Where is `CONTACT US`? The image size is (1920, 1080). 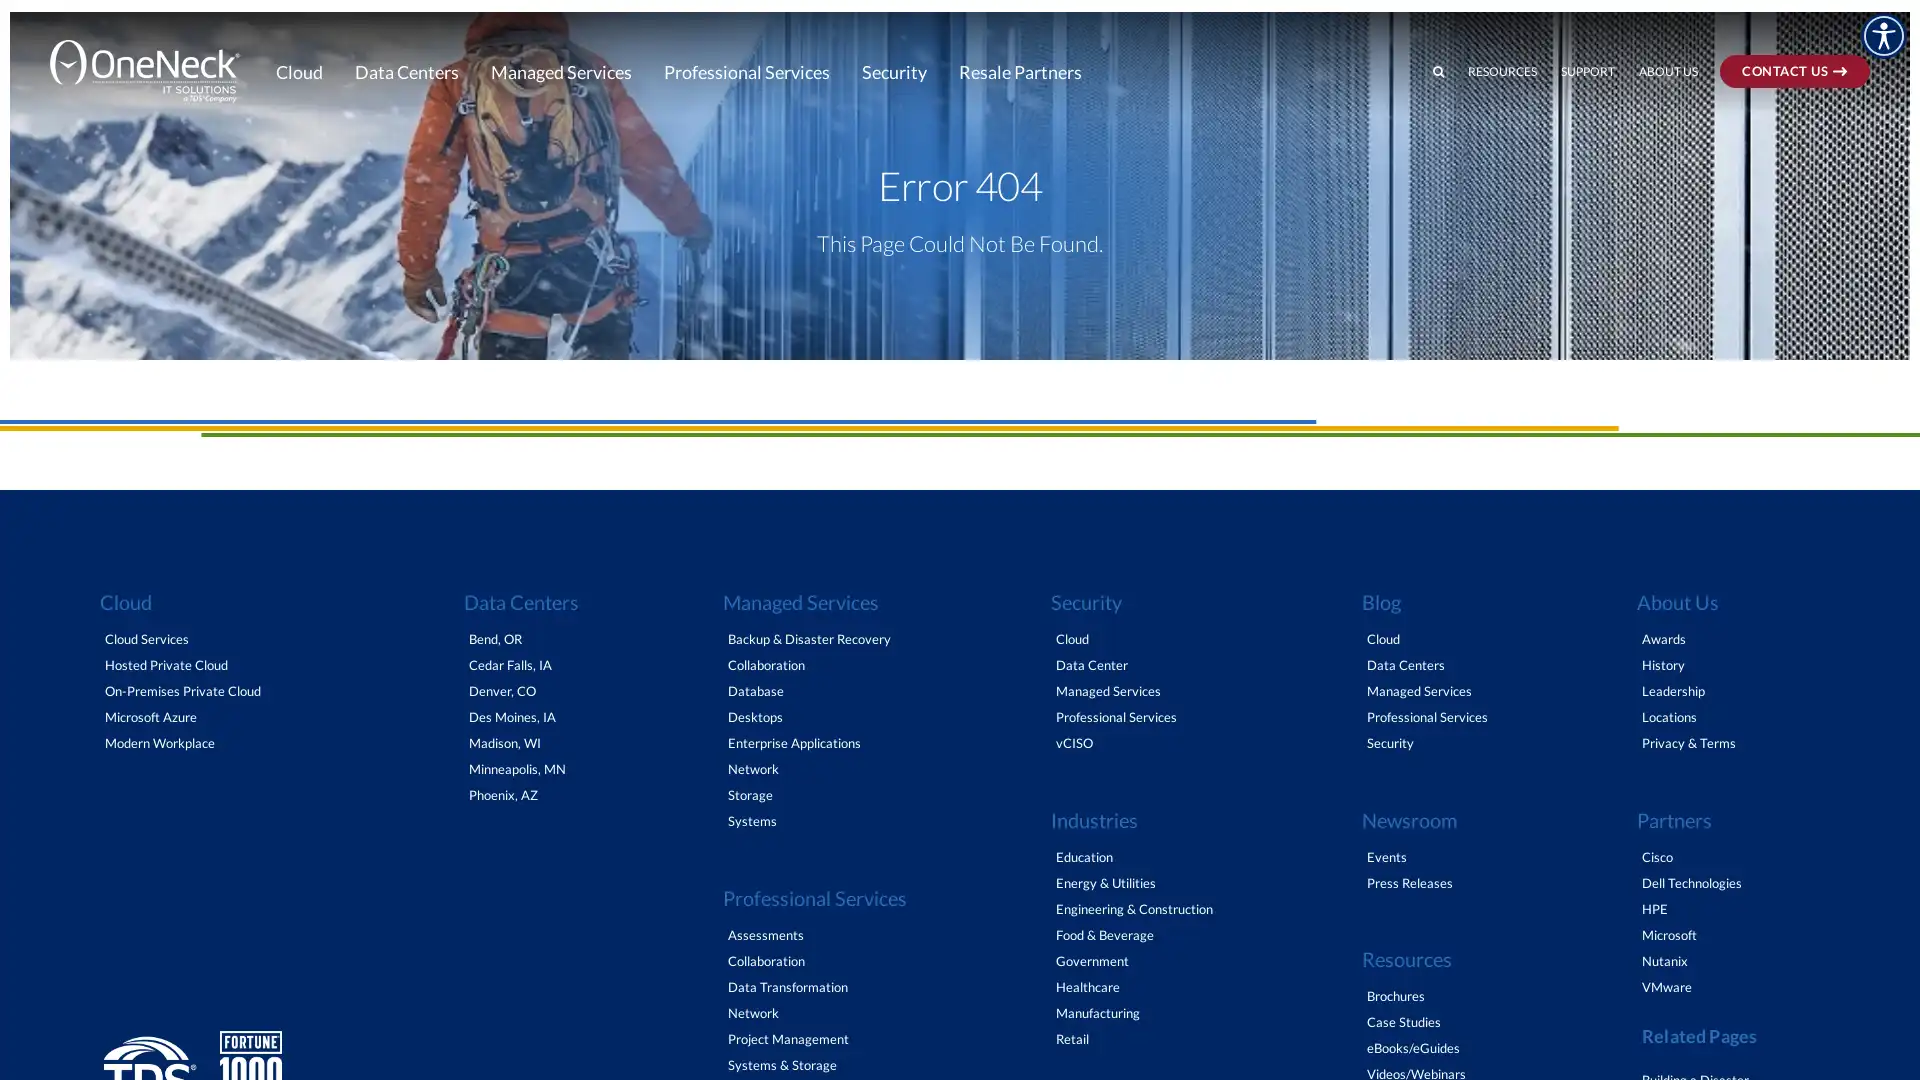
CONTACT US is located at coordinates (1824, 17).